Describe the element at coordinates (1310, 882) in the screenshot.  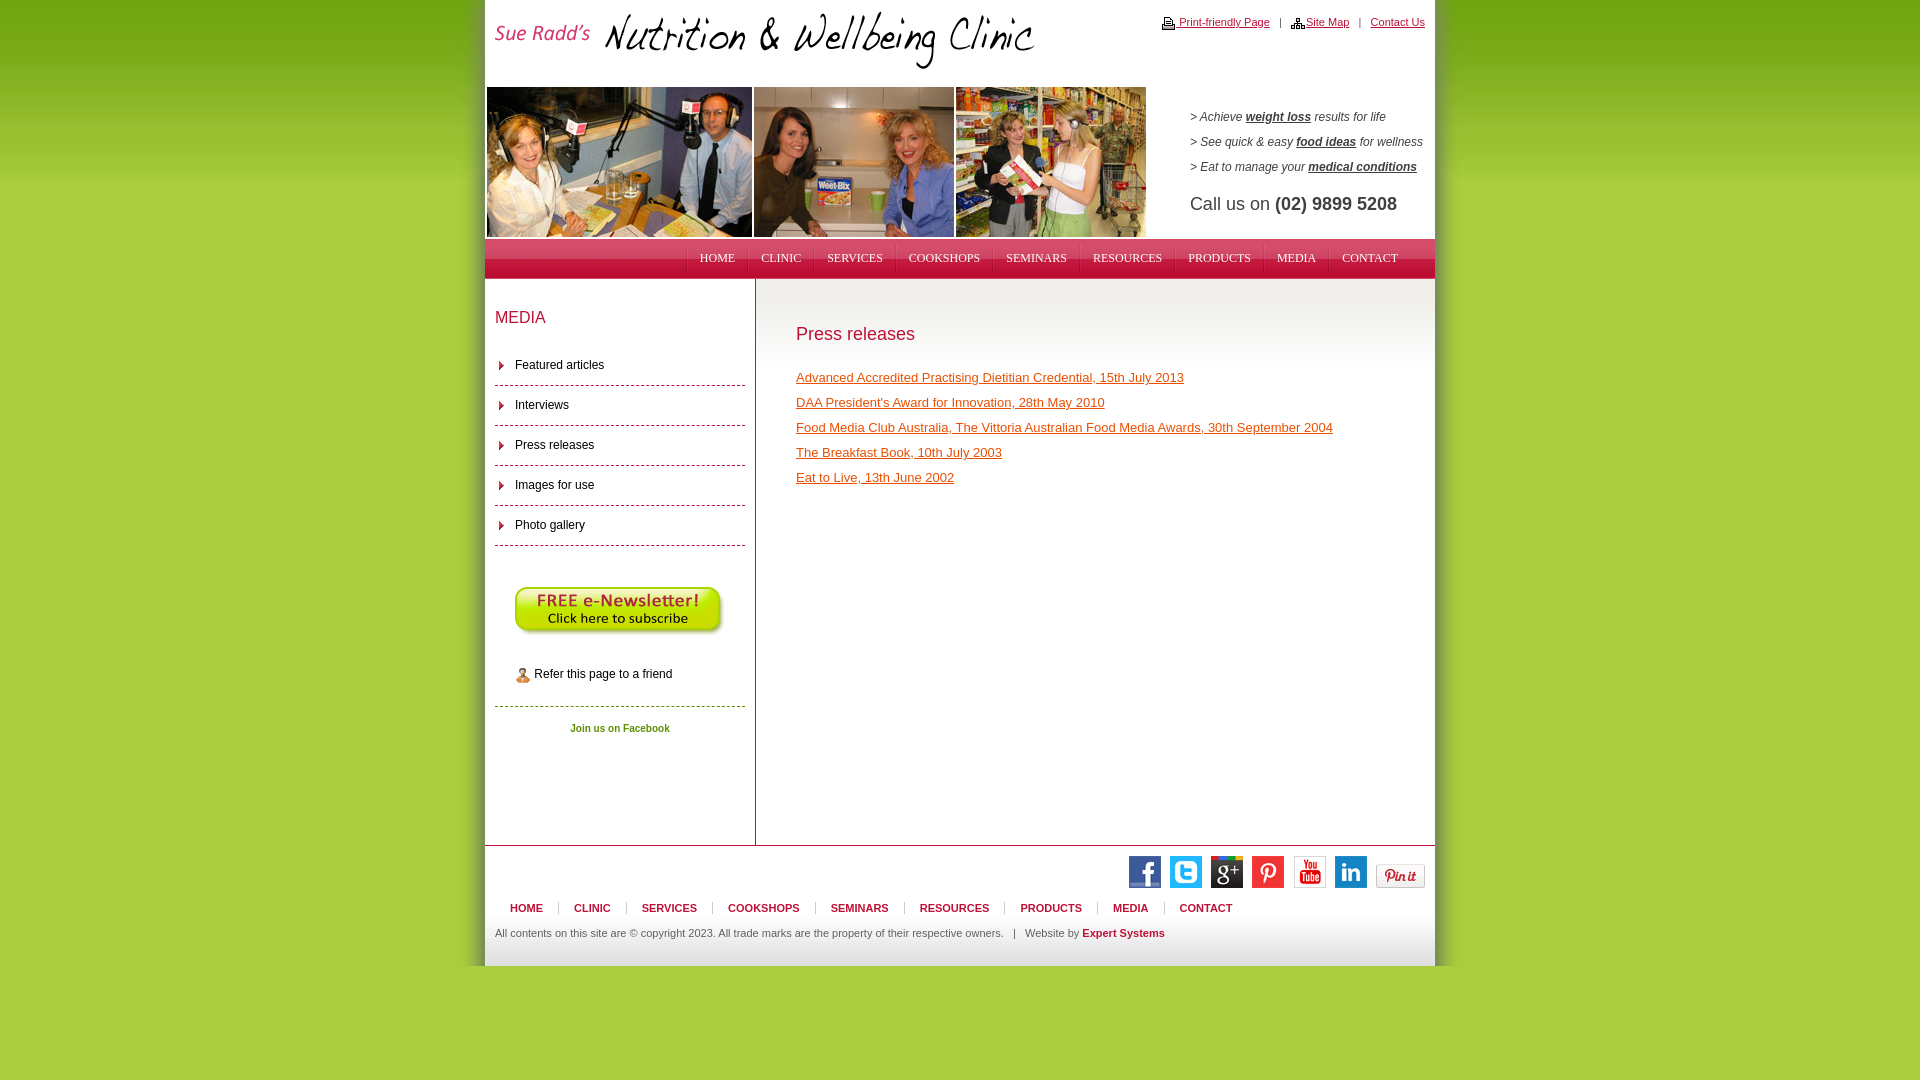
I see `'Visit our Youtube channel'` at that location.